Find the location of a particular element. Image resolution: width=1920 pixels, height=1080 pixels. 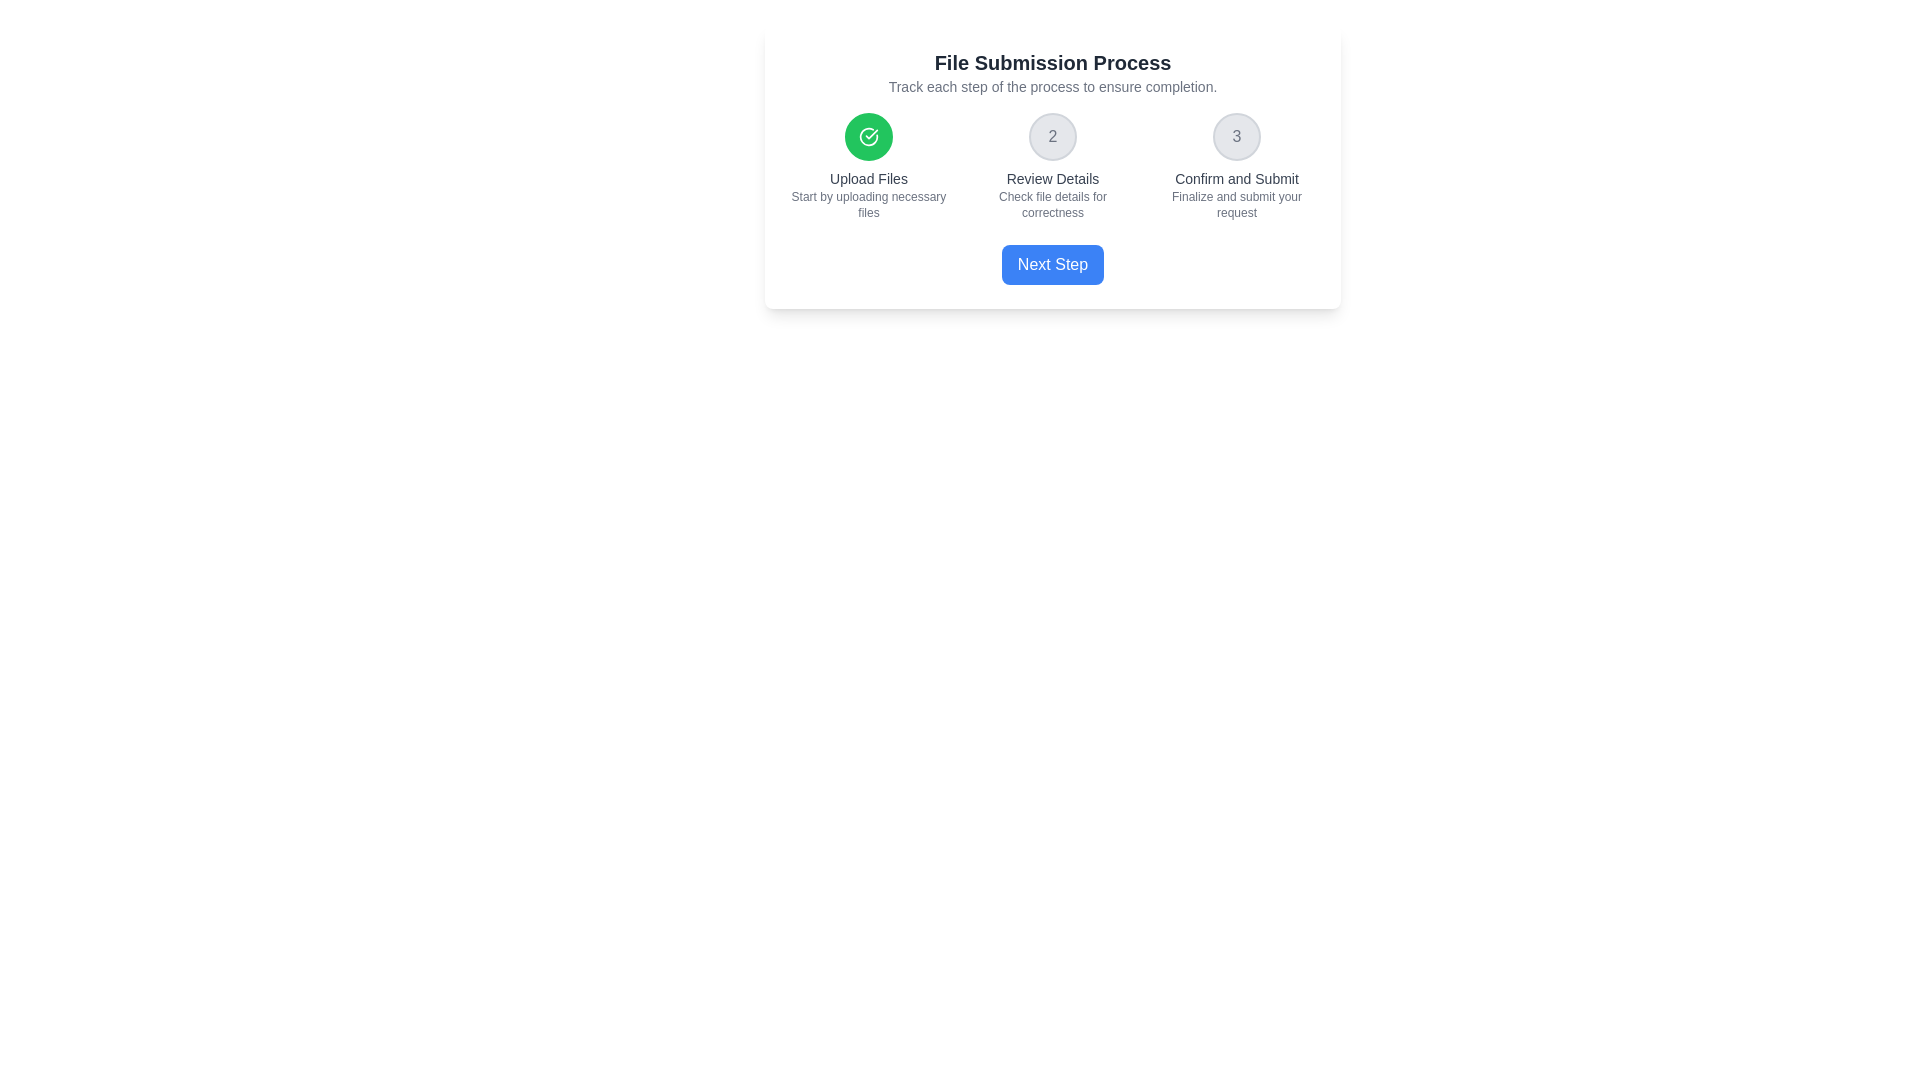

the Progress indicator for the second step in the File Submission Process is located at coordinates (1051, 165).